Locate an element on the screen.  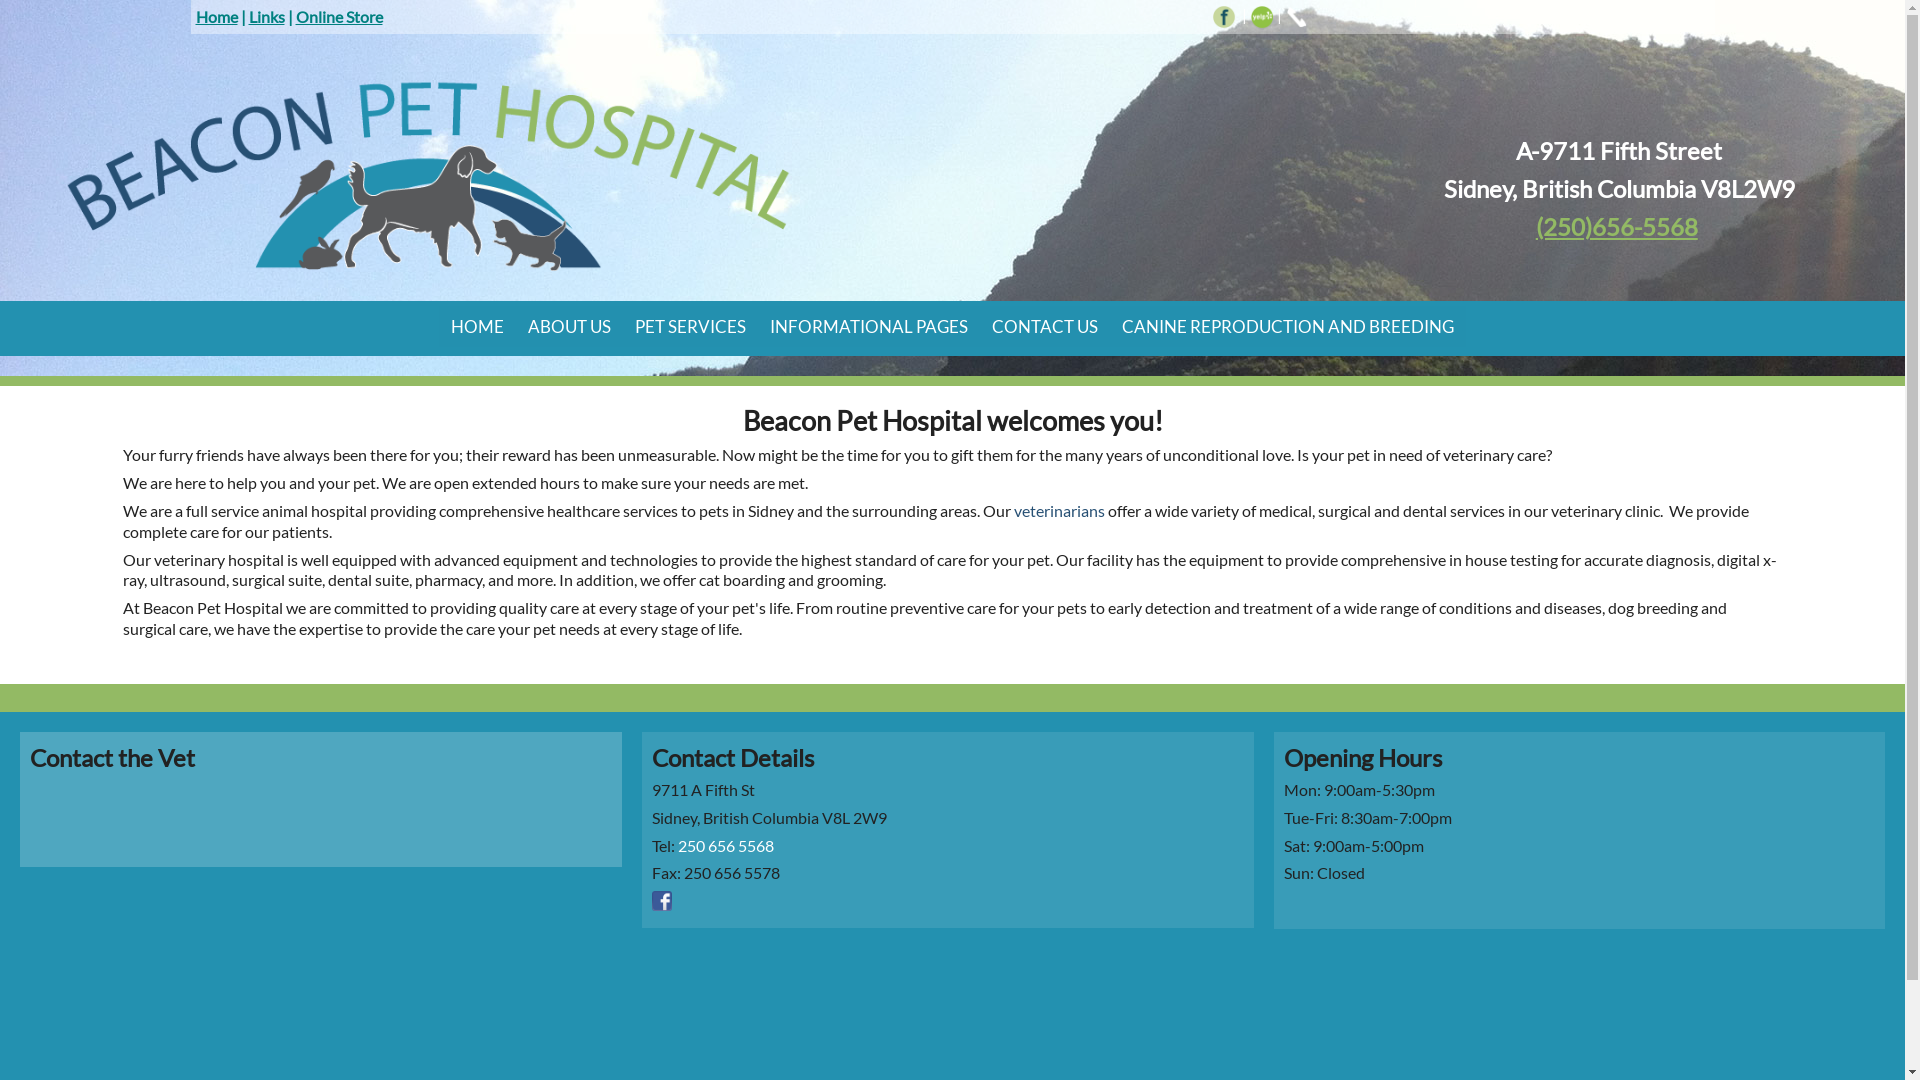
'yelp icon' is located at coordinates (1248, 16).